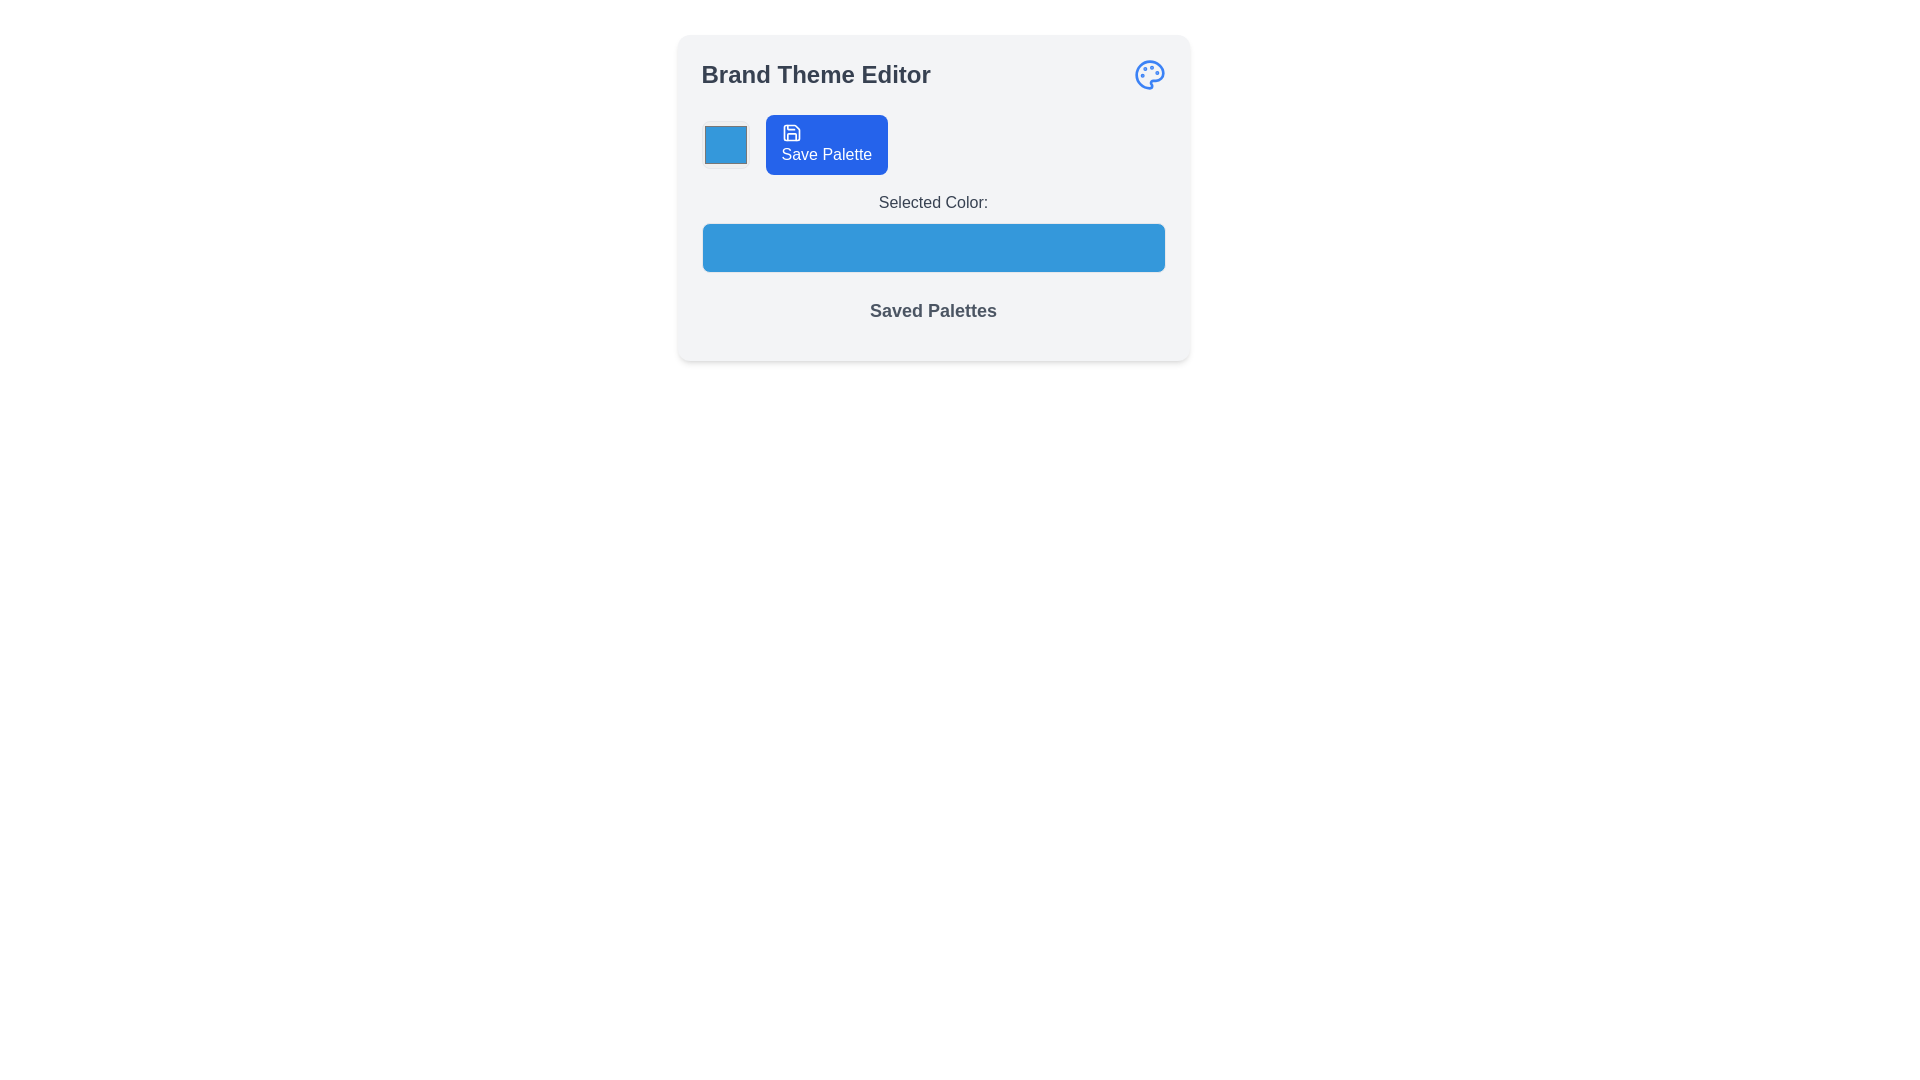  What do you see at coordinates (1149, 73) in the screenshot?
I see `the blue palette-shaped icon in the top-right corner of the 'Brand Theme Editor' section` at bounding box center [1149, 73].